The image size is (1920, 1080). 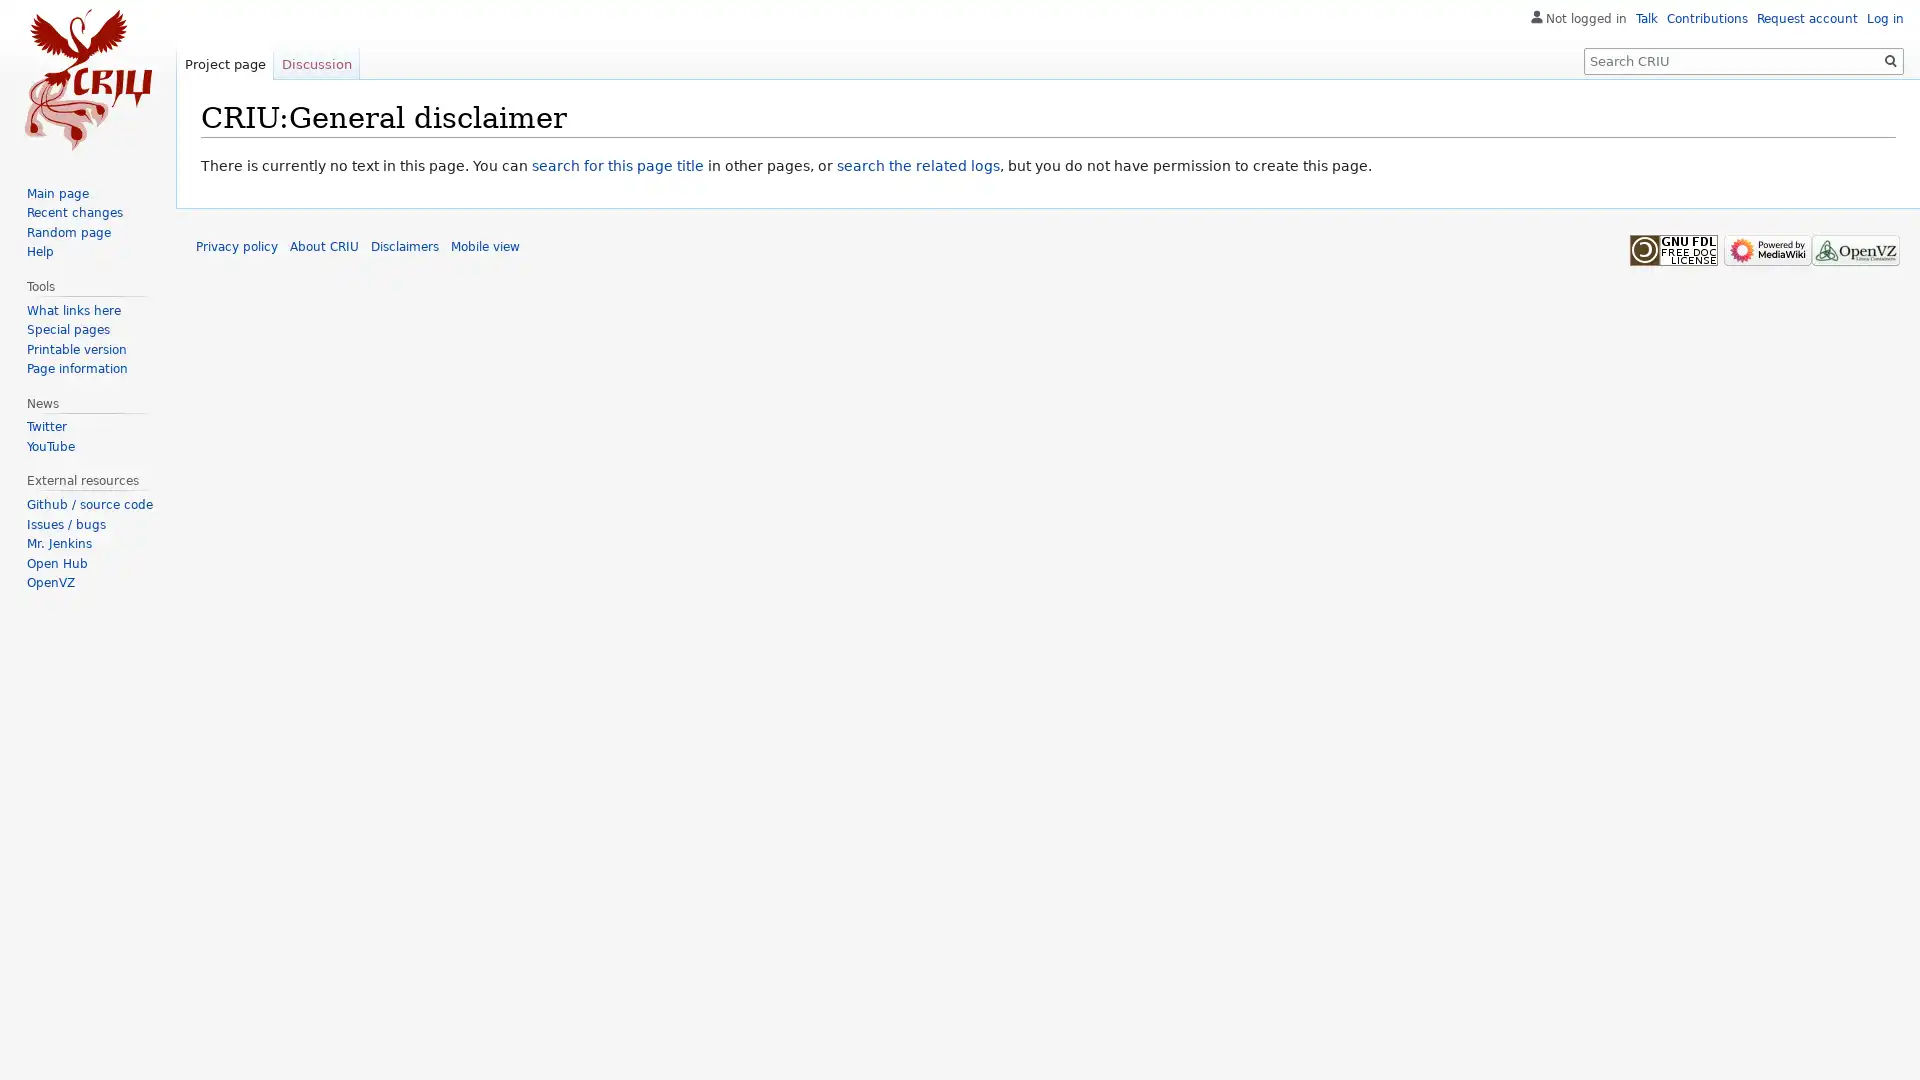 What do you see at coordinates (1890, 60) in the screenshot?
I see `Go` at bounding box center [1890, 60].